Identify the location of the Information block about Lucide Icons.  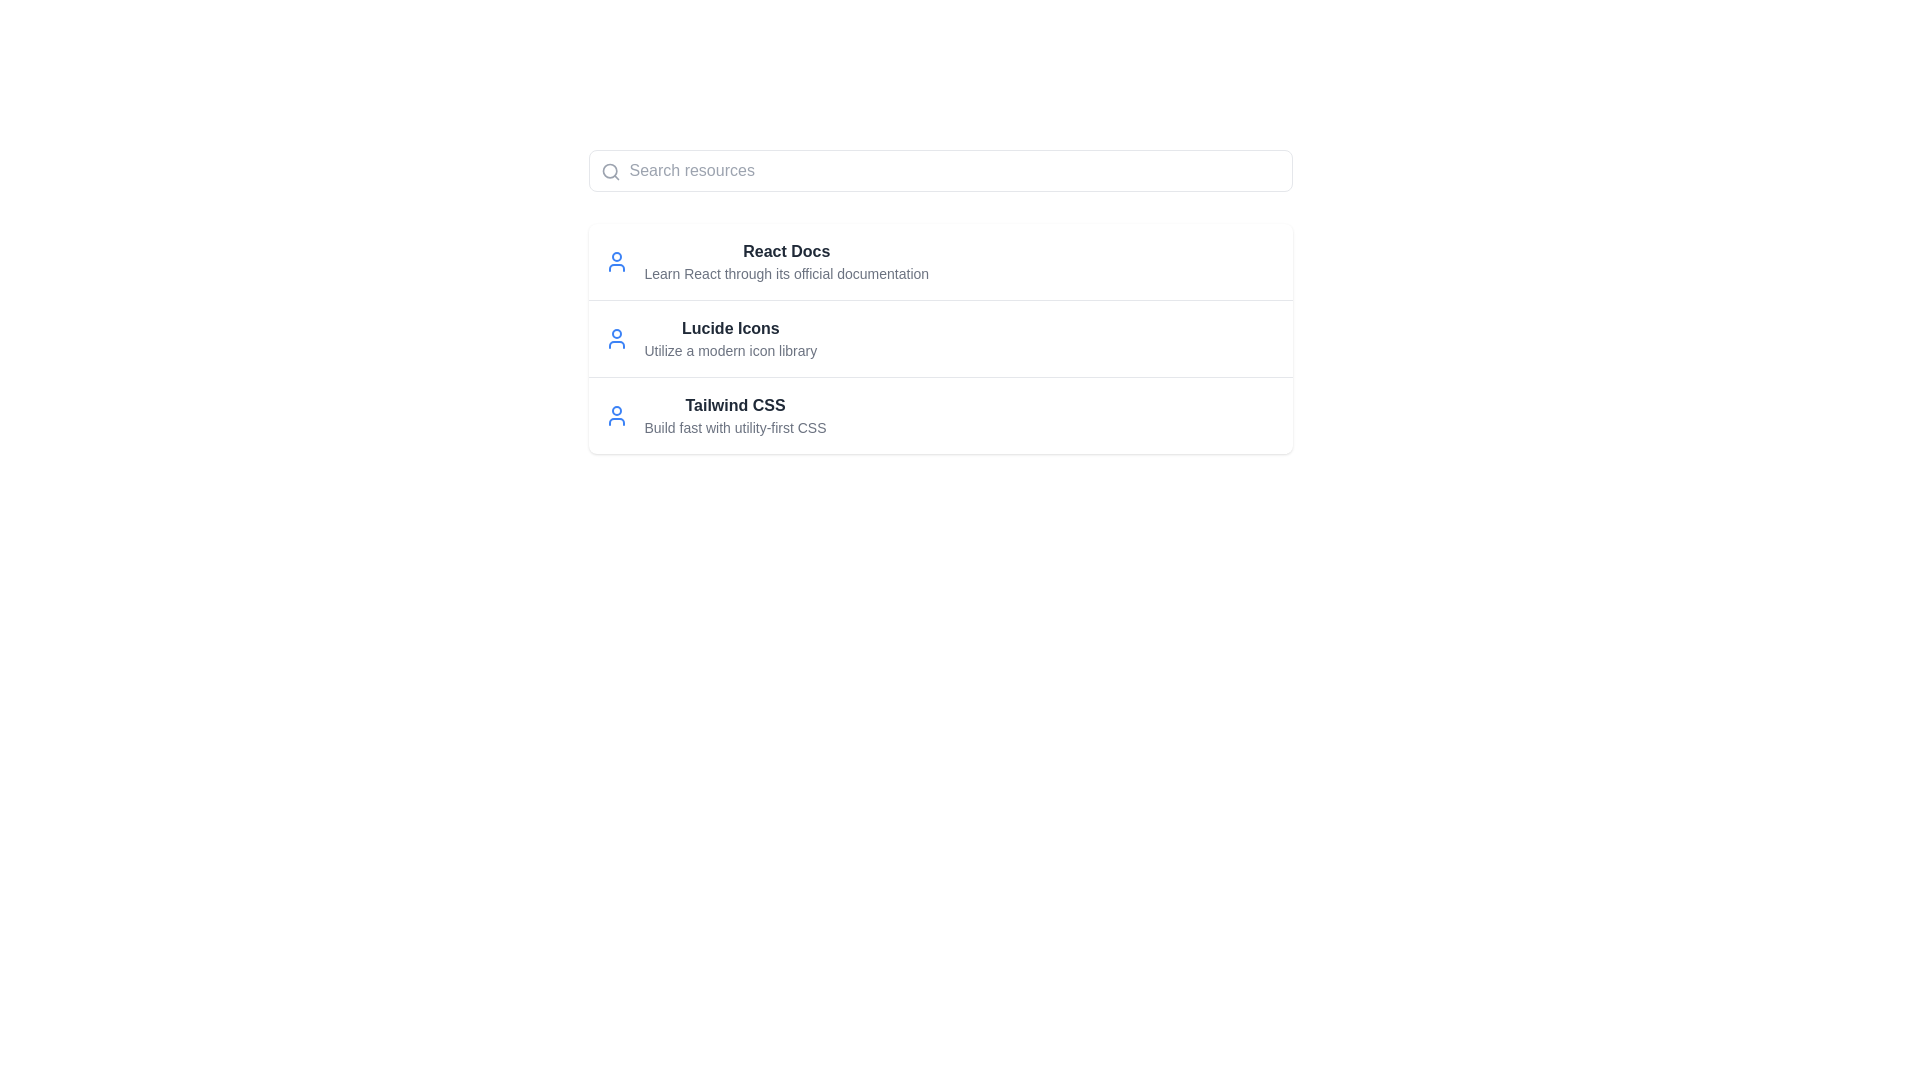
(939, 337).